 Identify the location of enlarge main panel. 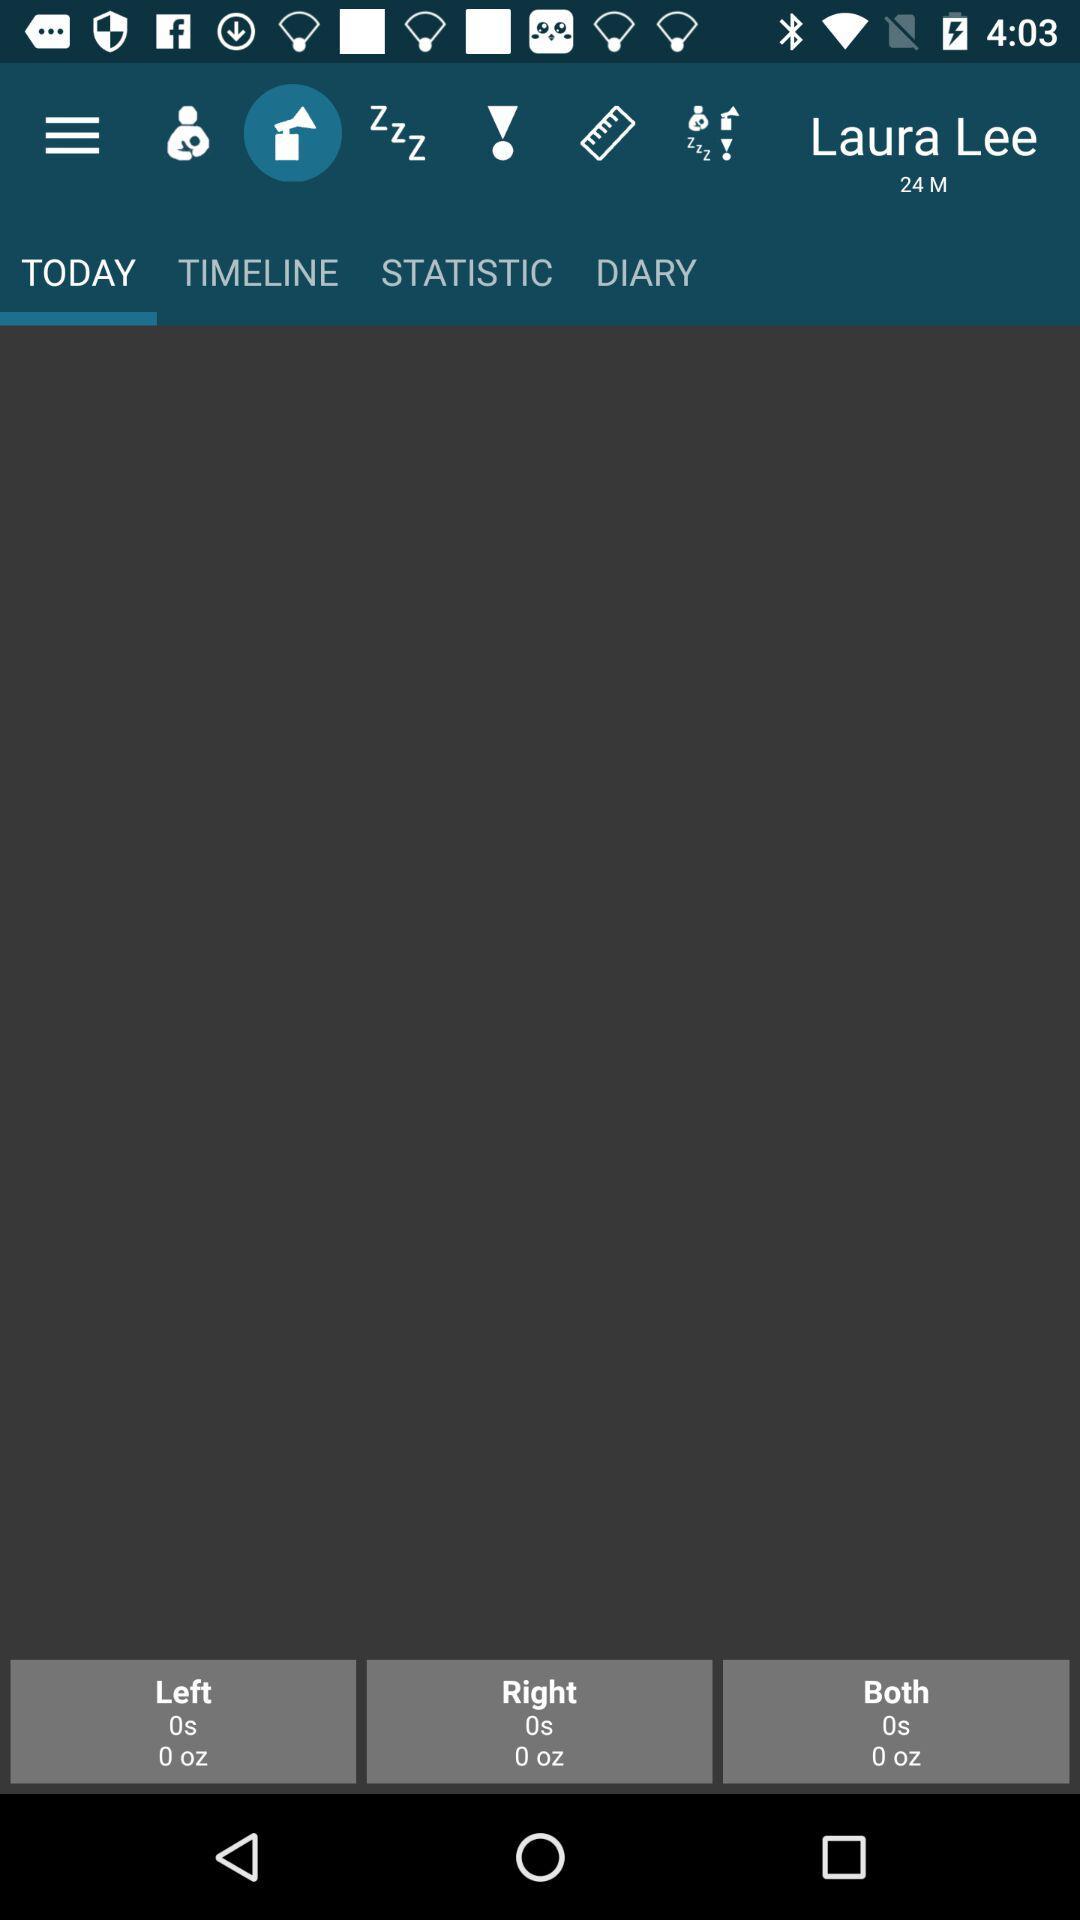
(540, 1003).